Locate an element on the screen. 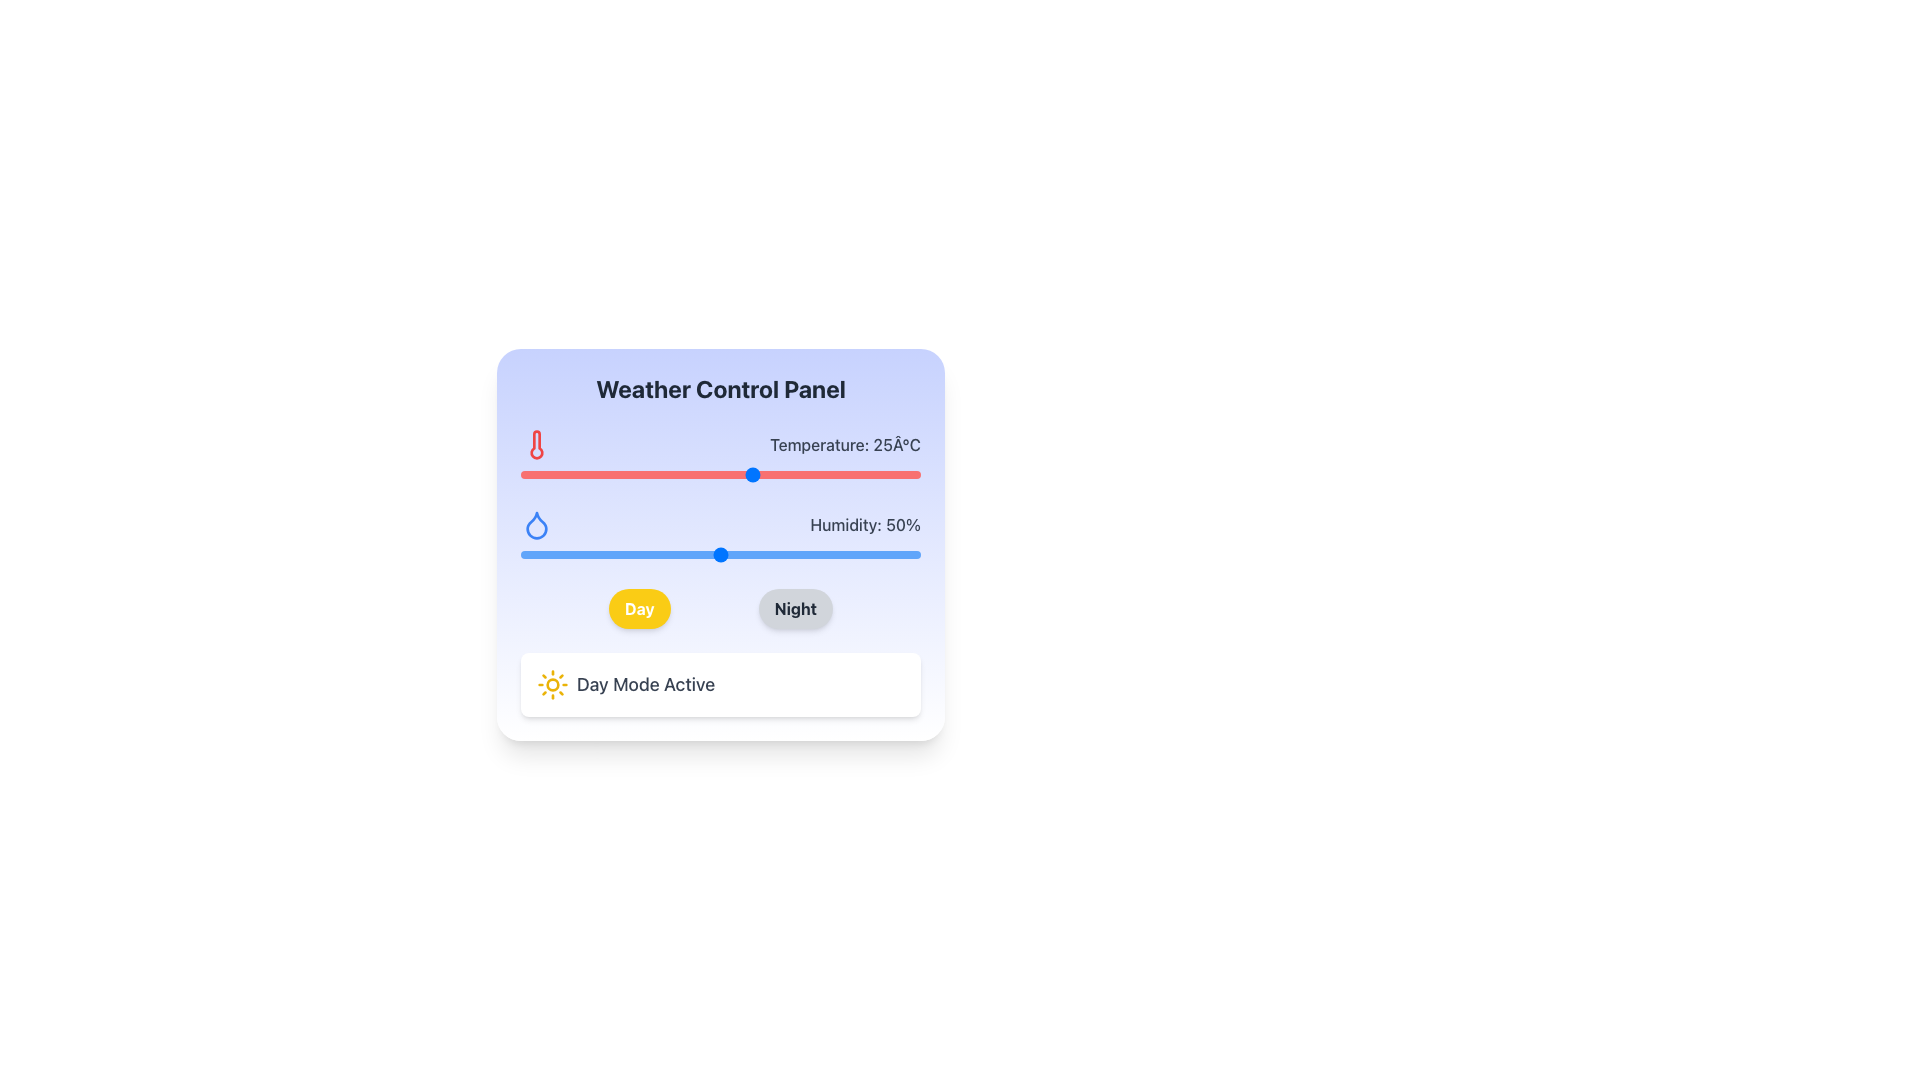  humidity level is located at coordinates (809, 555).